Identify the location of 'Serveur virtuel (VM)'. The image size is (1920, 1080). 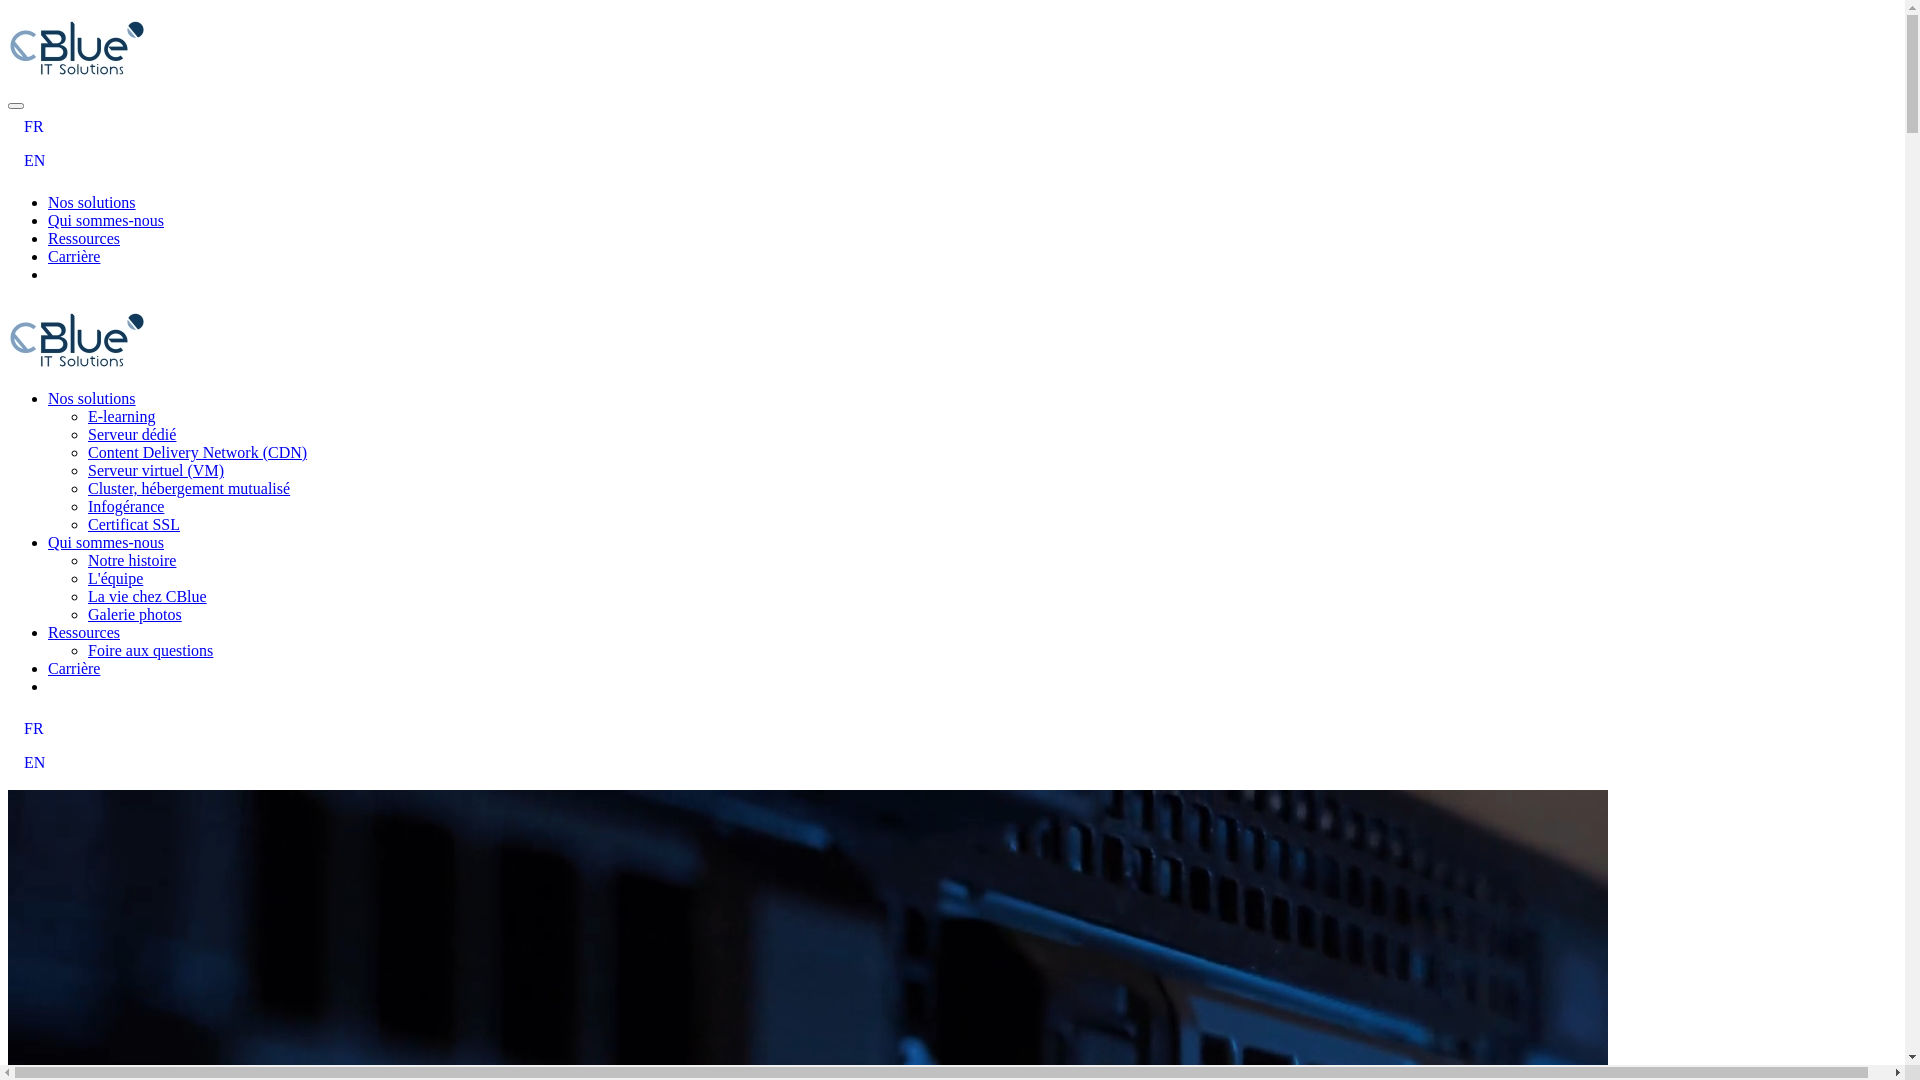
(155, 470).